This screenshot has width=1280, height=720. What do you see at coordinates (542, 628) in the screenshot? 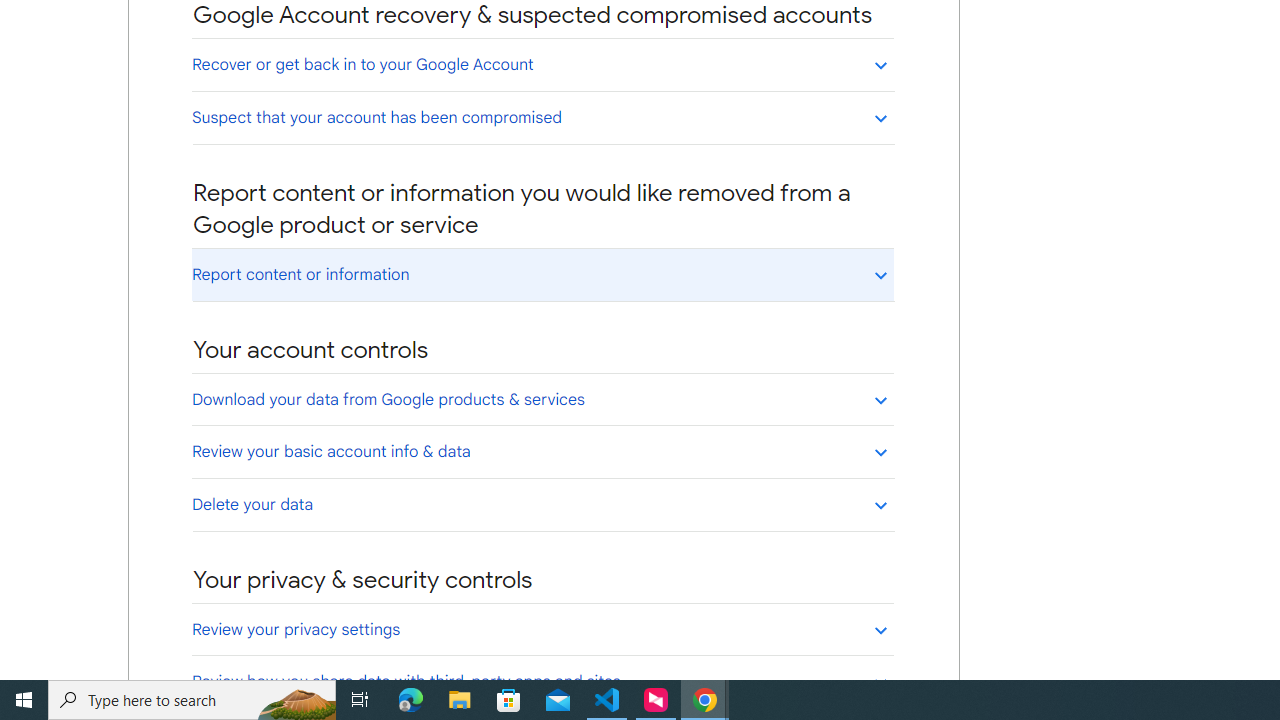
I see `'Review your privacy settings'` at bounding box center [542, 628].